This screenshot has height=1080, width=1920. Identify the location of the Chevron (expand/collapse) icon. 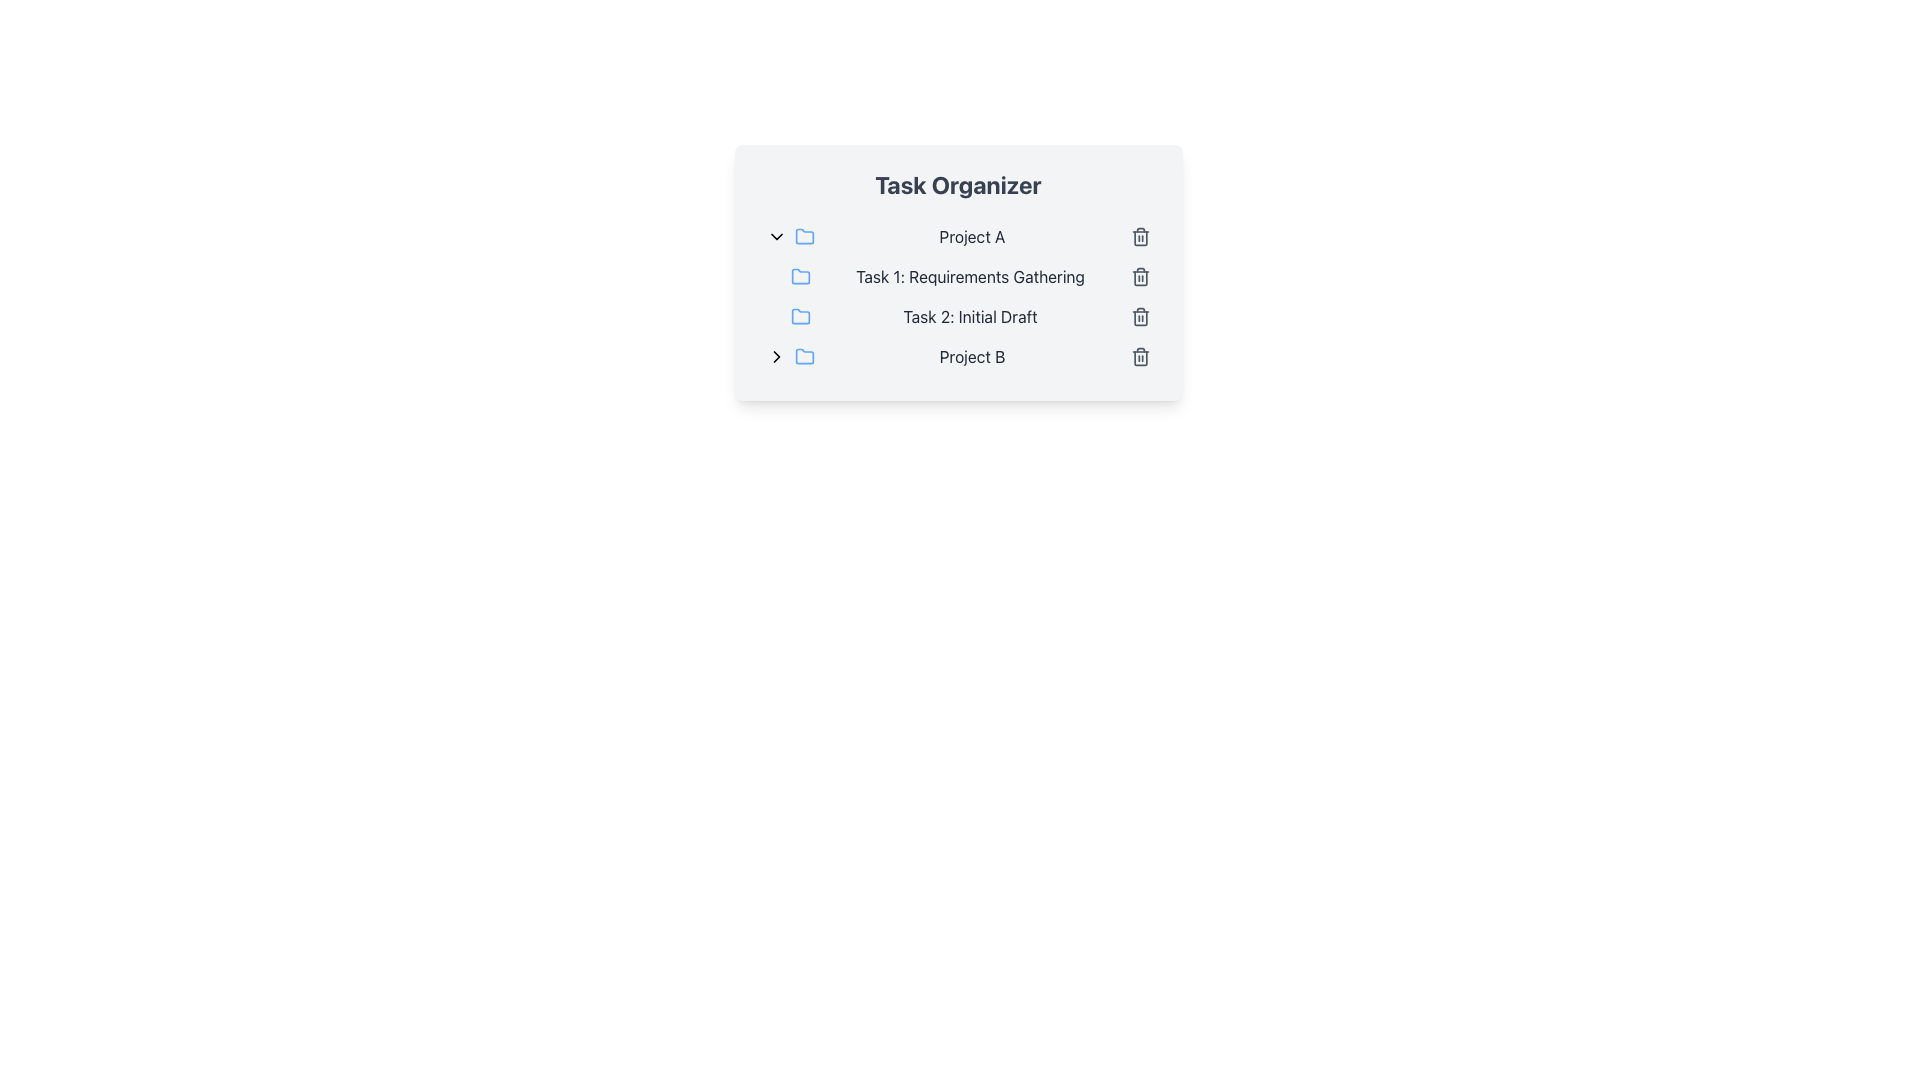
(775, 235).